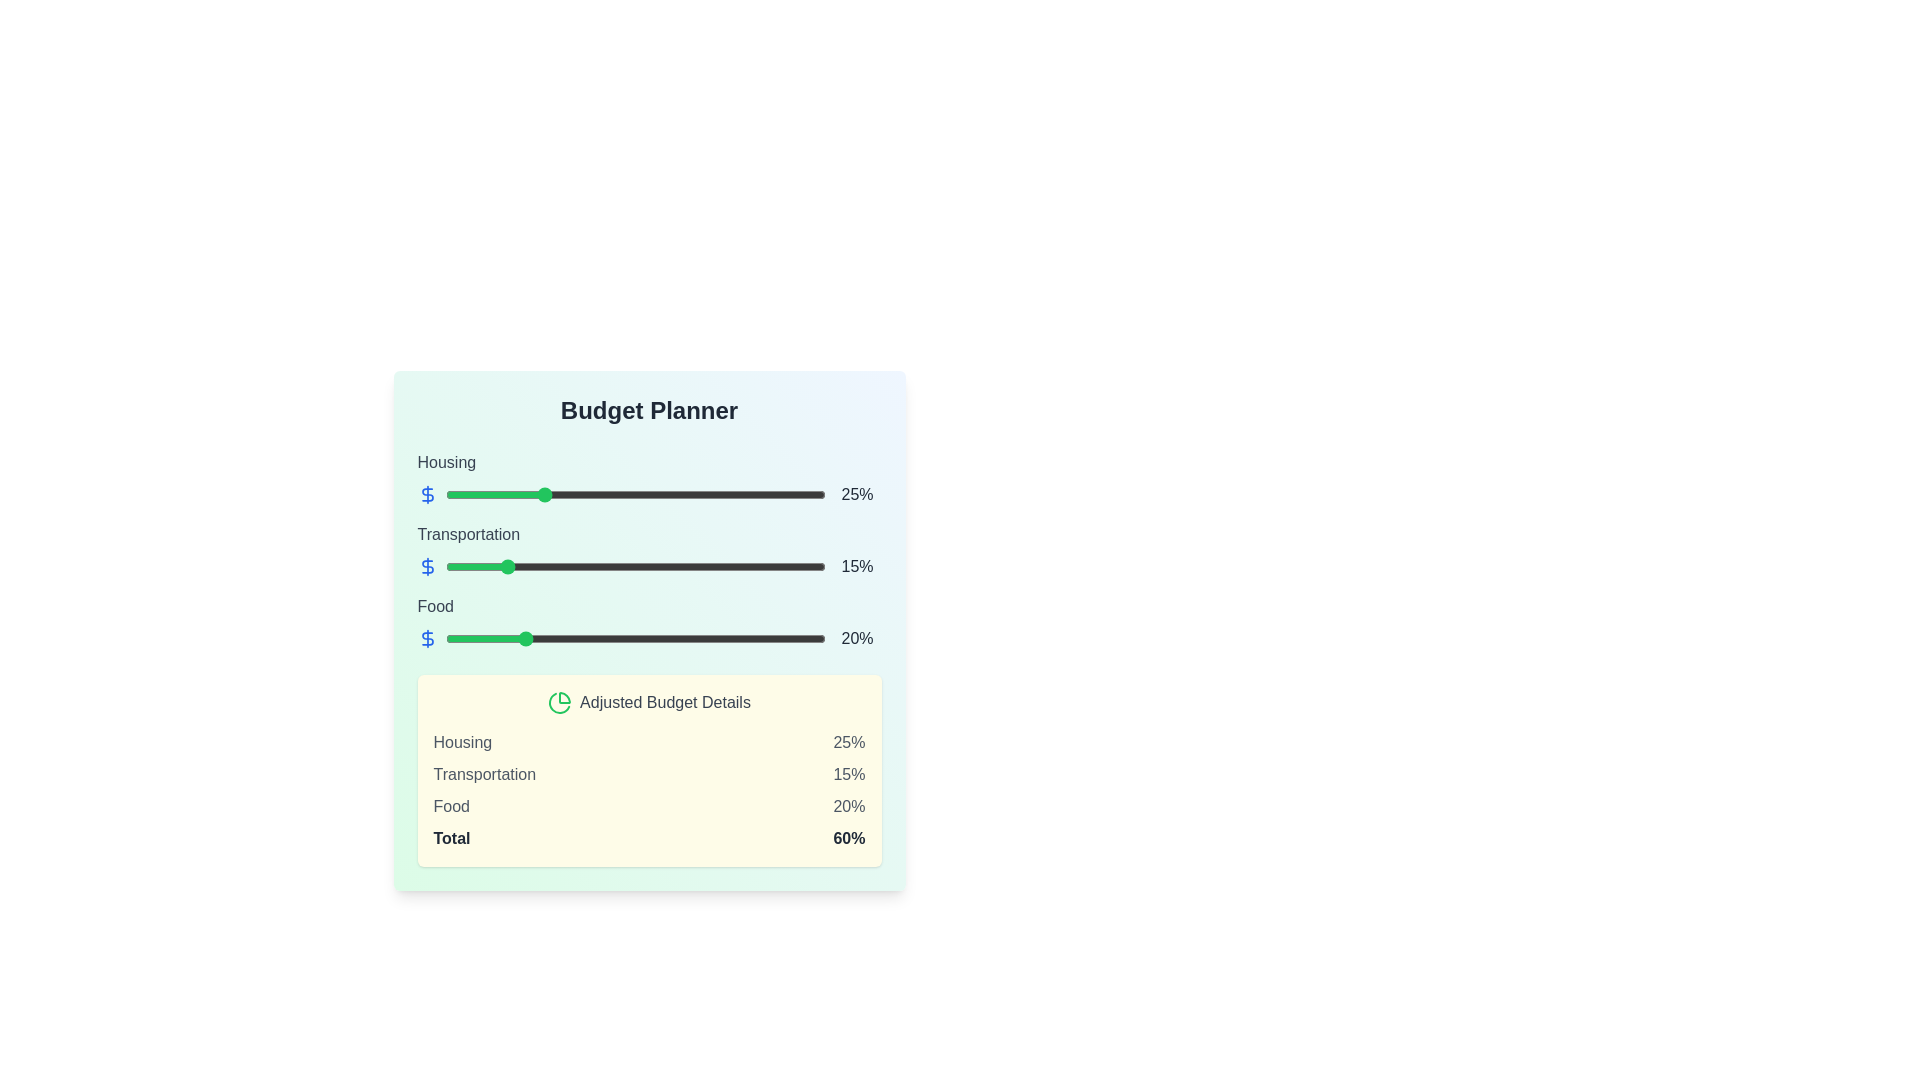 This screenshot has height=1080, width=1920. I want to click on the housing budget slider, so click(588, 494).